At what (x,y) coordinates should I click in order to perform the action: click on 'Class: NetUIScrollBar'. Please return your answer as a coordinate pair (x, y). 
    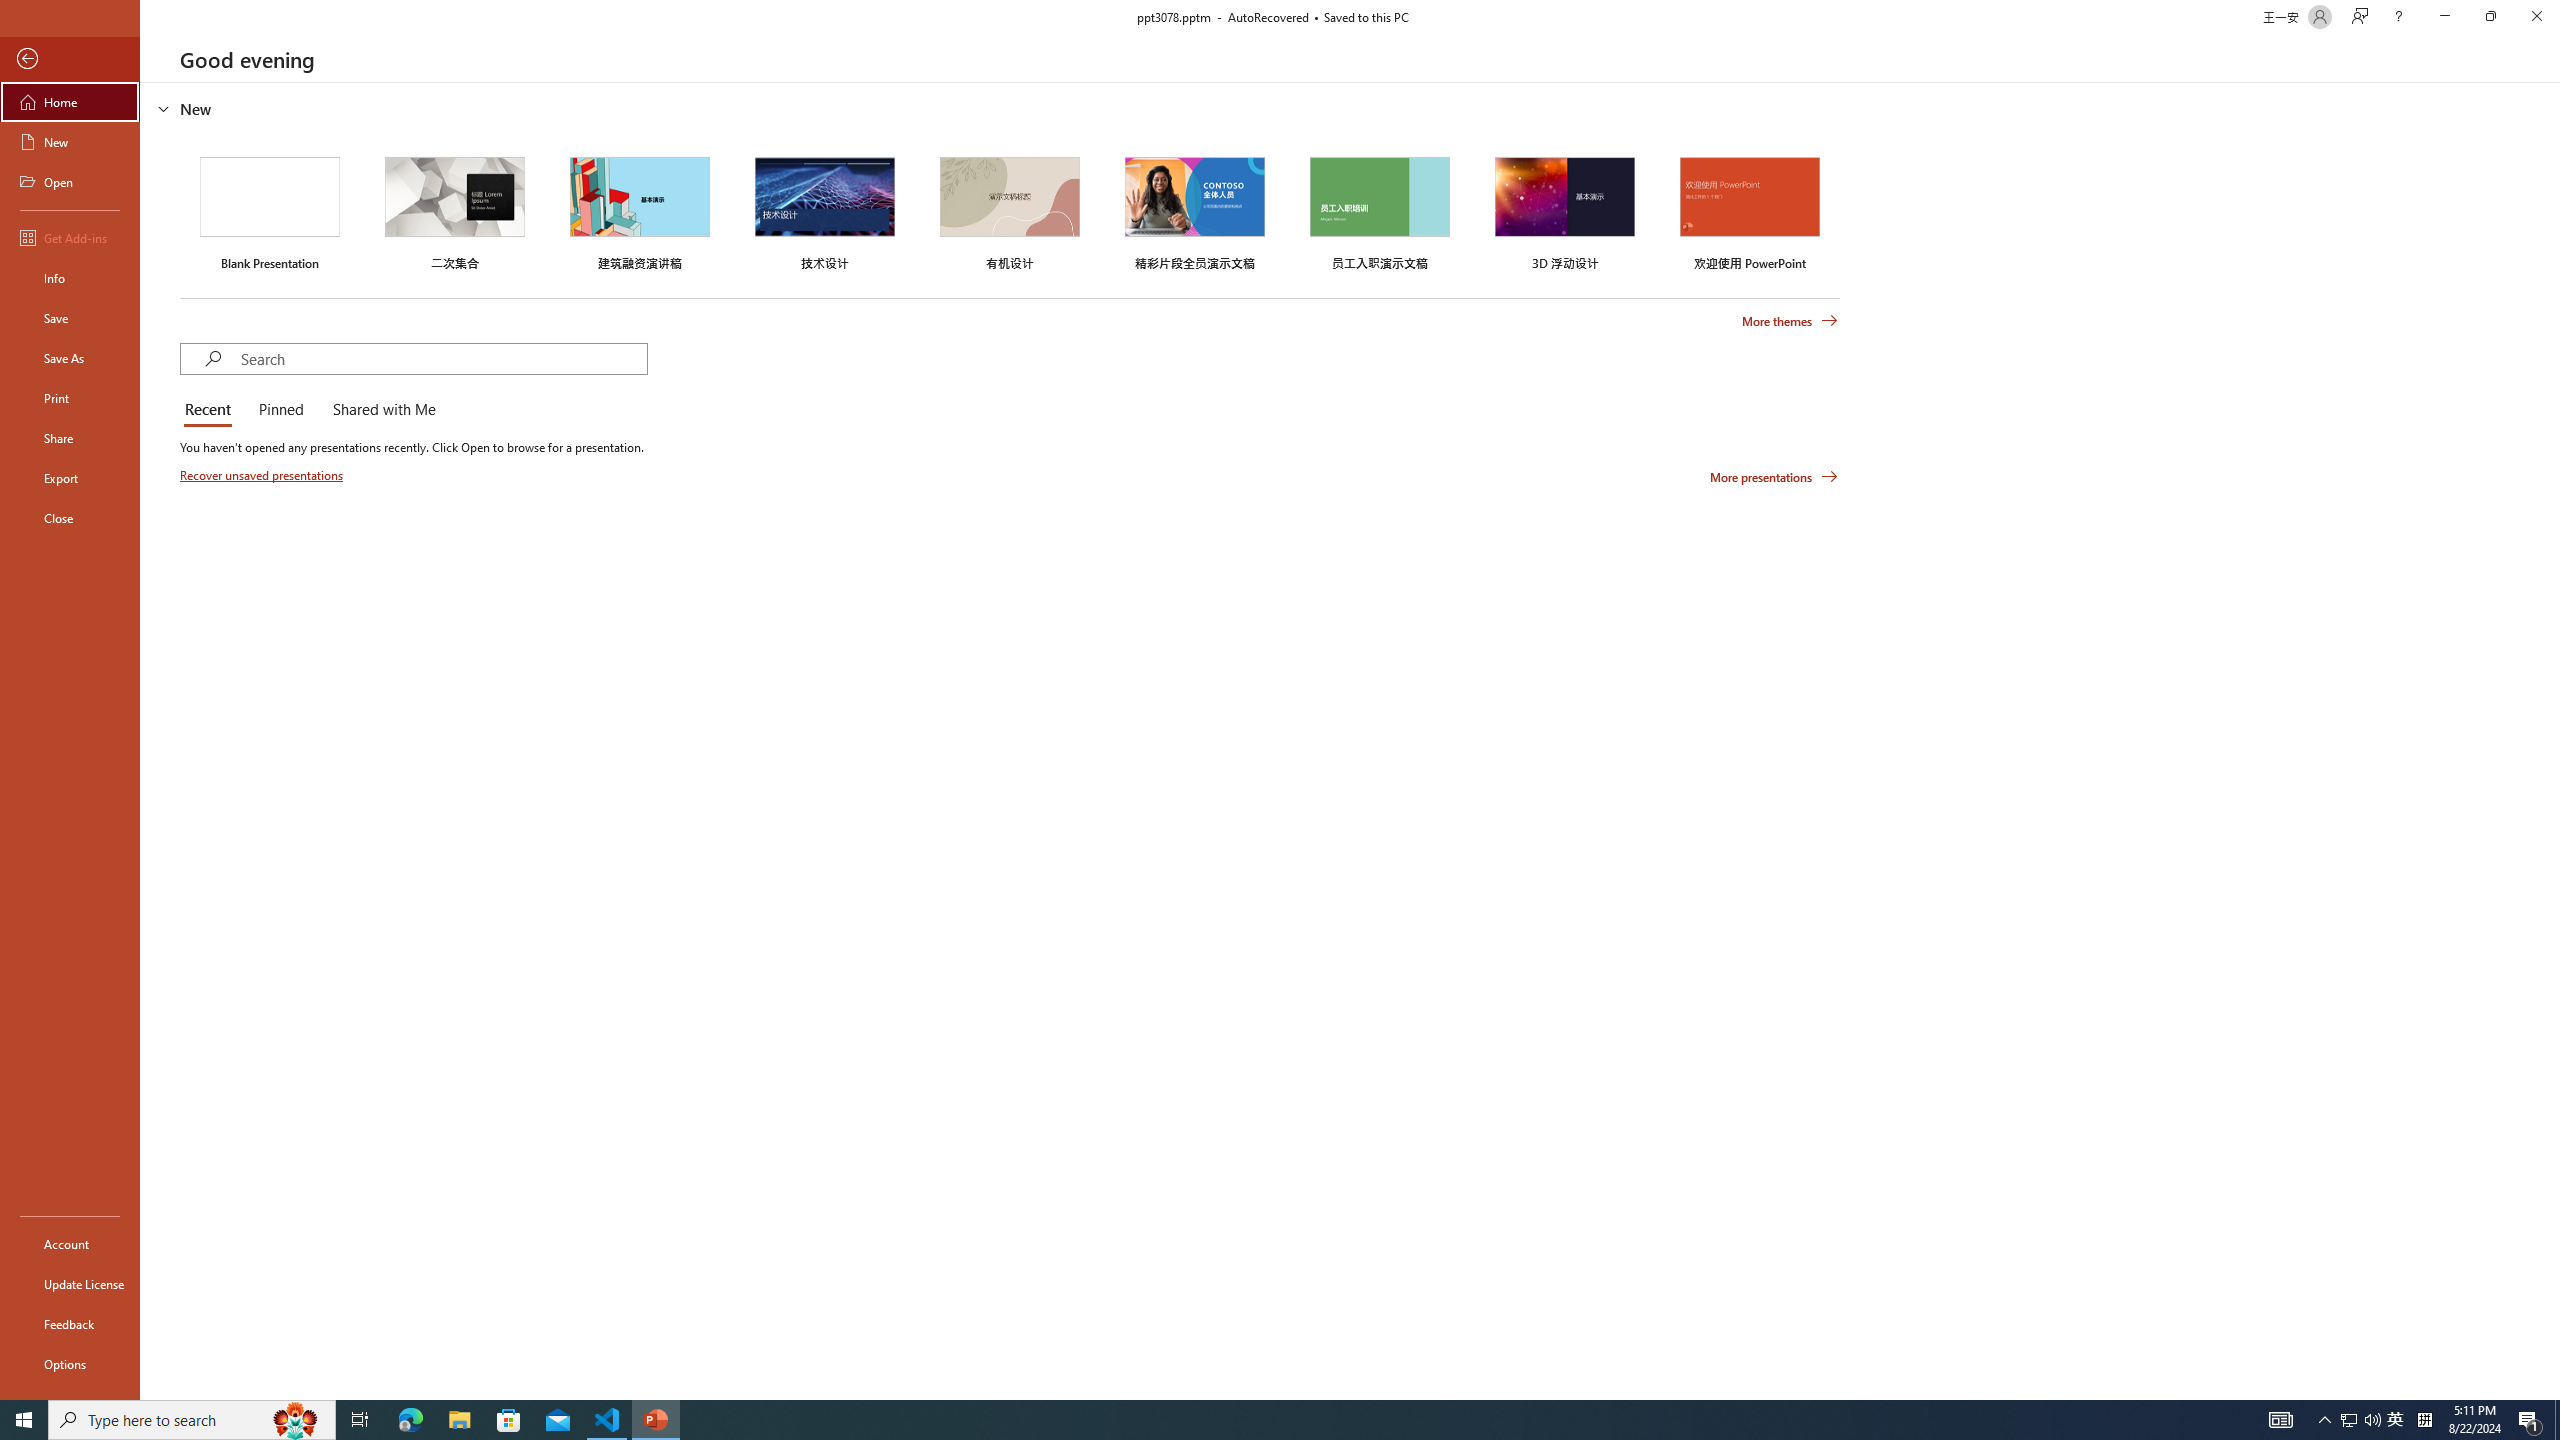
    Looking at the image, I should click on (2551, 740).